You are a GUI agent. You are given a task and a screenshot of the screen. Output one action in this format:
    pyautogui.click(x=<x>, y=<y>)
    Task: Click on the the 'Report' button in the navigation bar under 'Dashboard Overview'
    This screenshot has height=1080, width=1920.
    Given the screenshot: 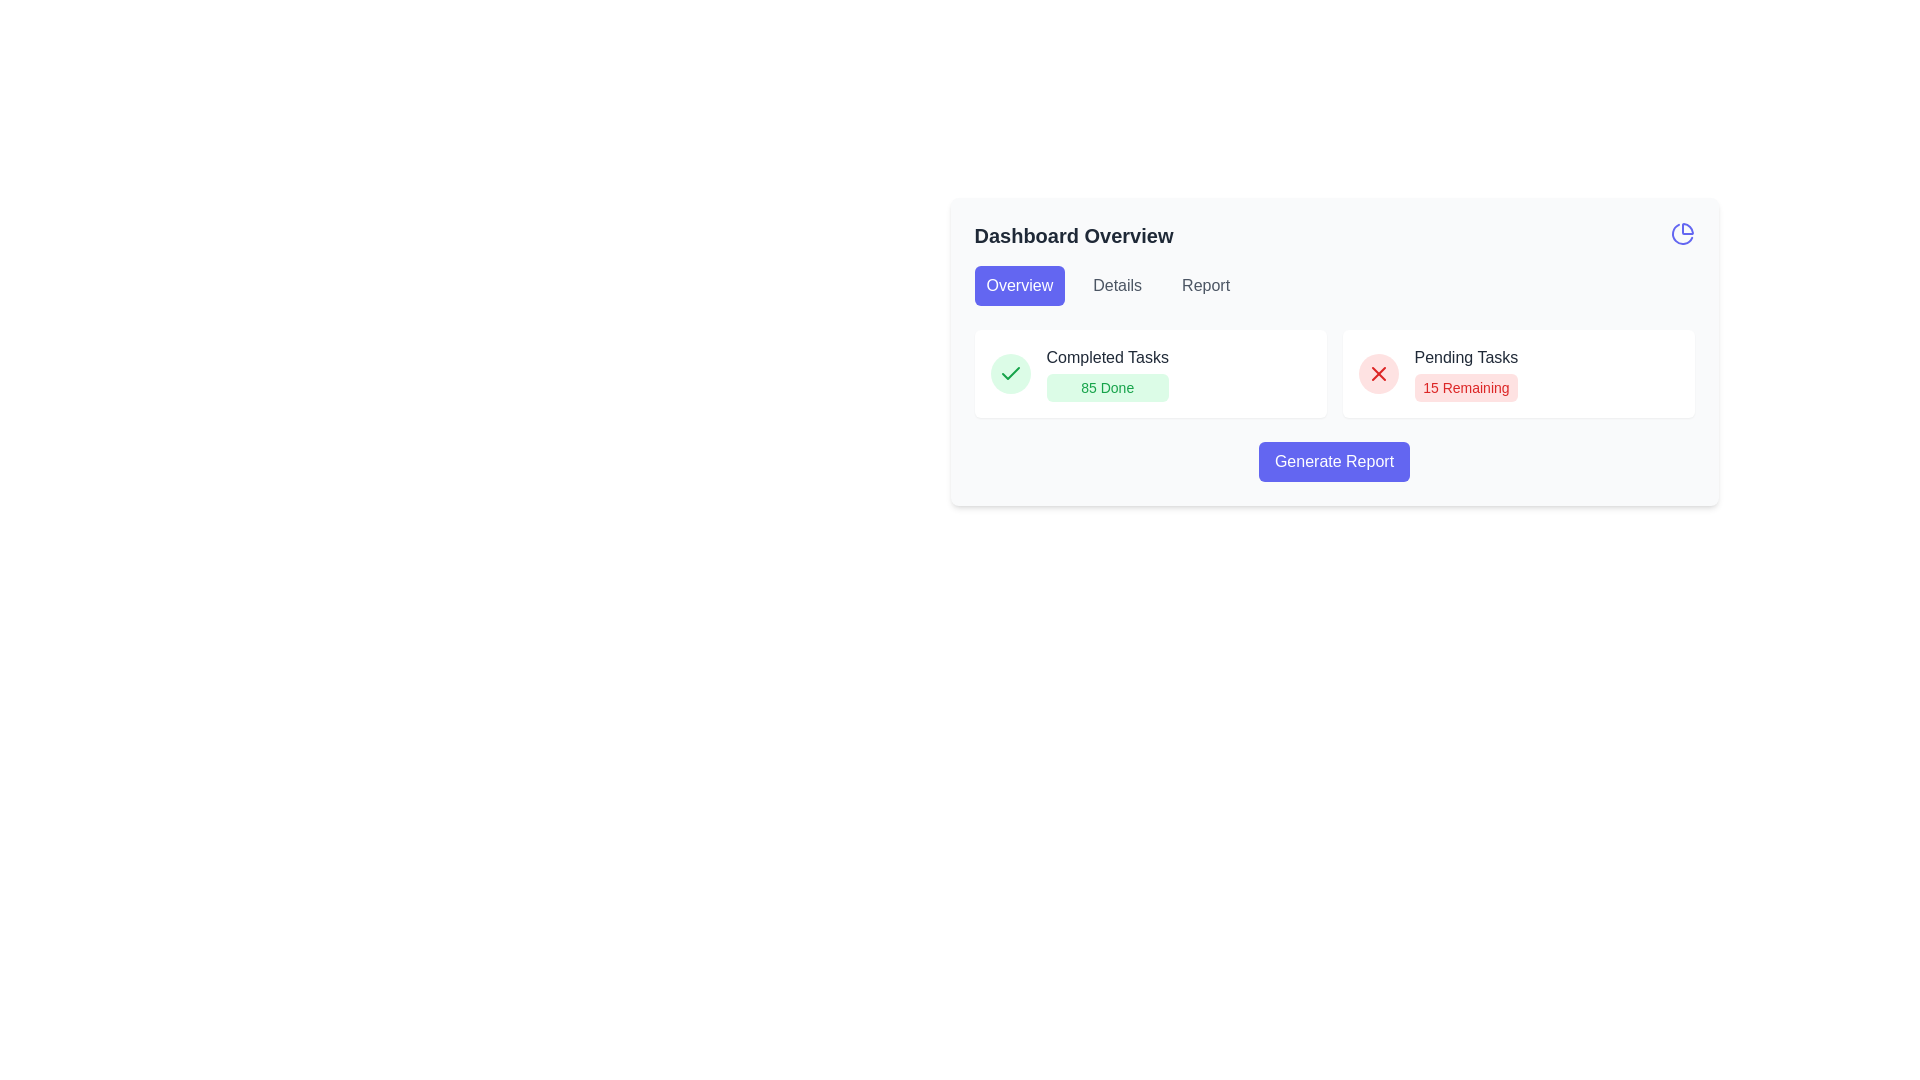 What is the action you would take?
    pyautogui.click(x=1205, y=285)
    